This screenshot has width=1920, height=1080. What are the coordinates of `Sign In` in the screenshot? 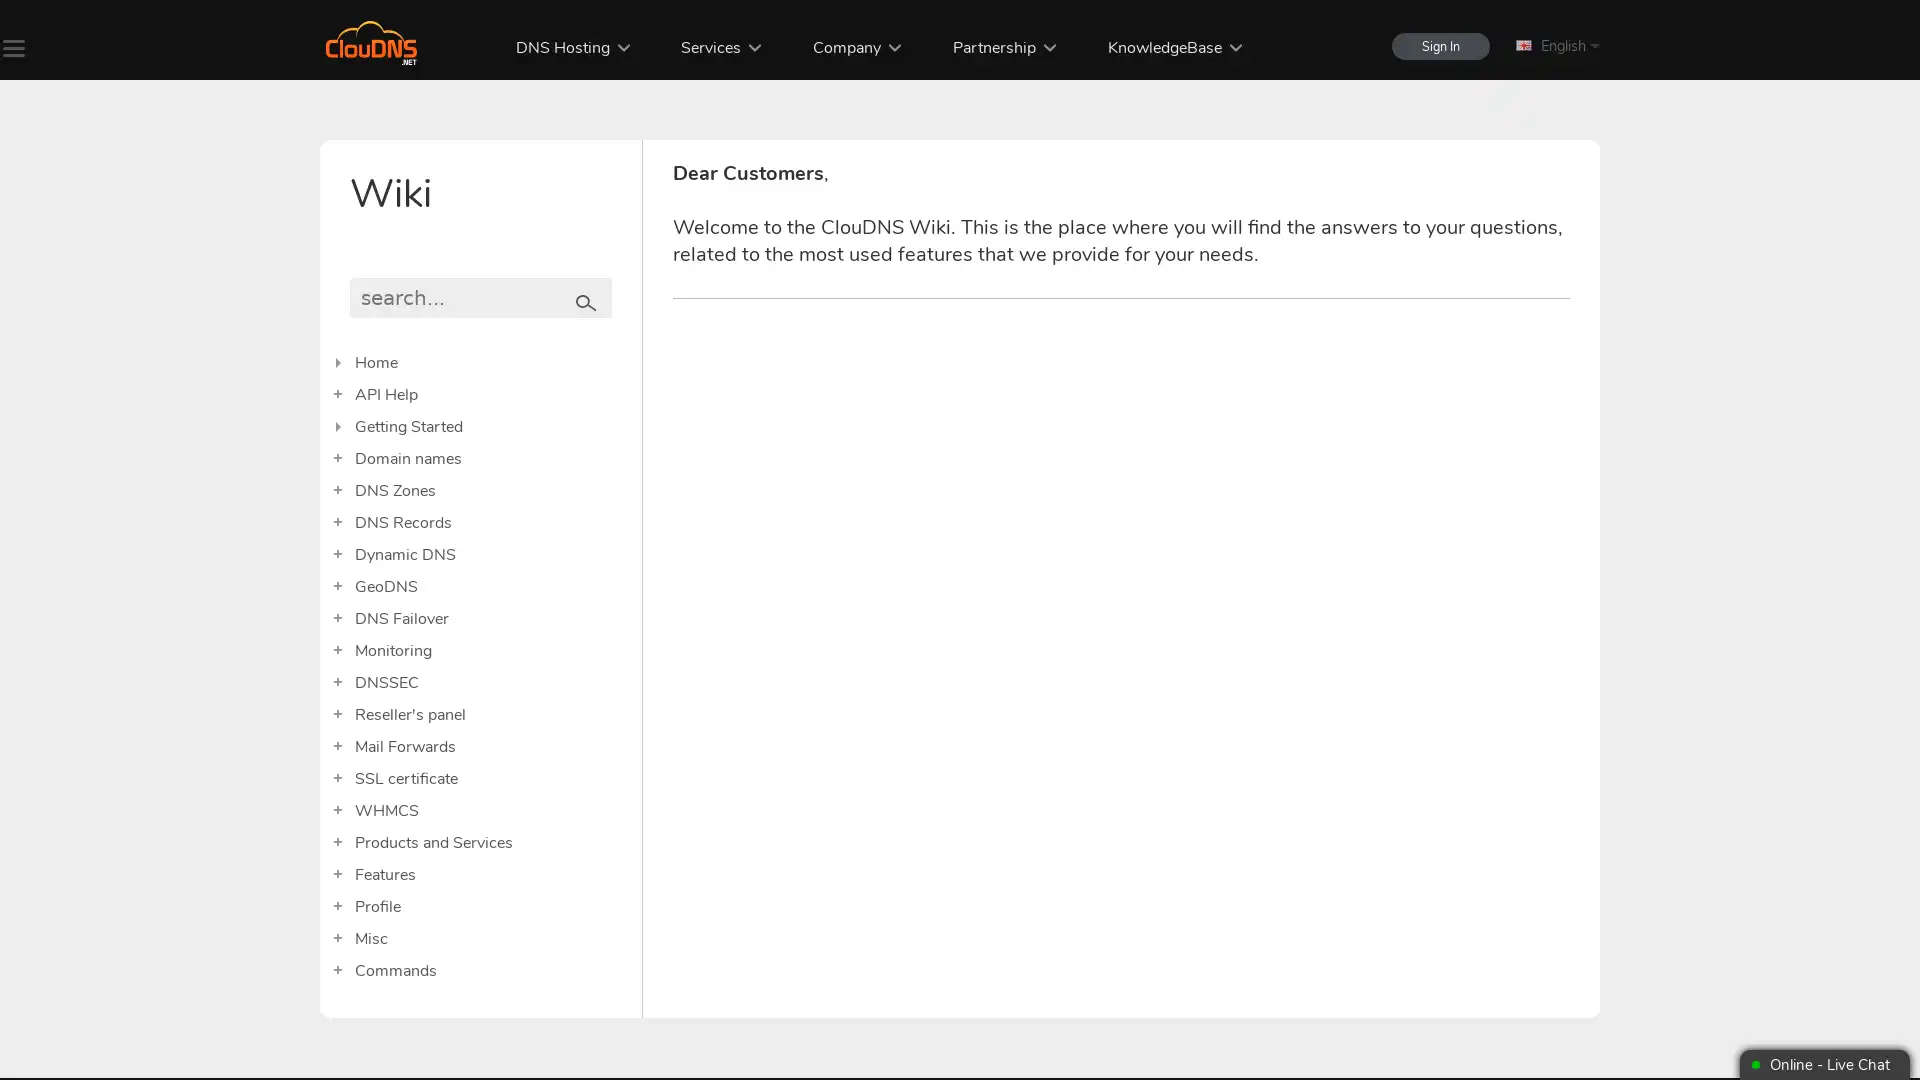 It's located at (1429, 45).